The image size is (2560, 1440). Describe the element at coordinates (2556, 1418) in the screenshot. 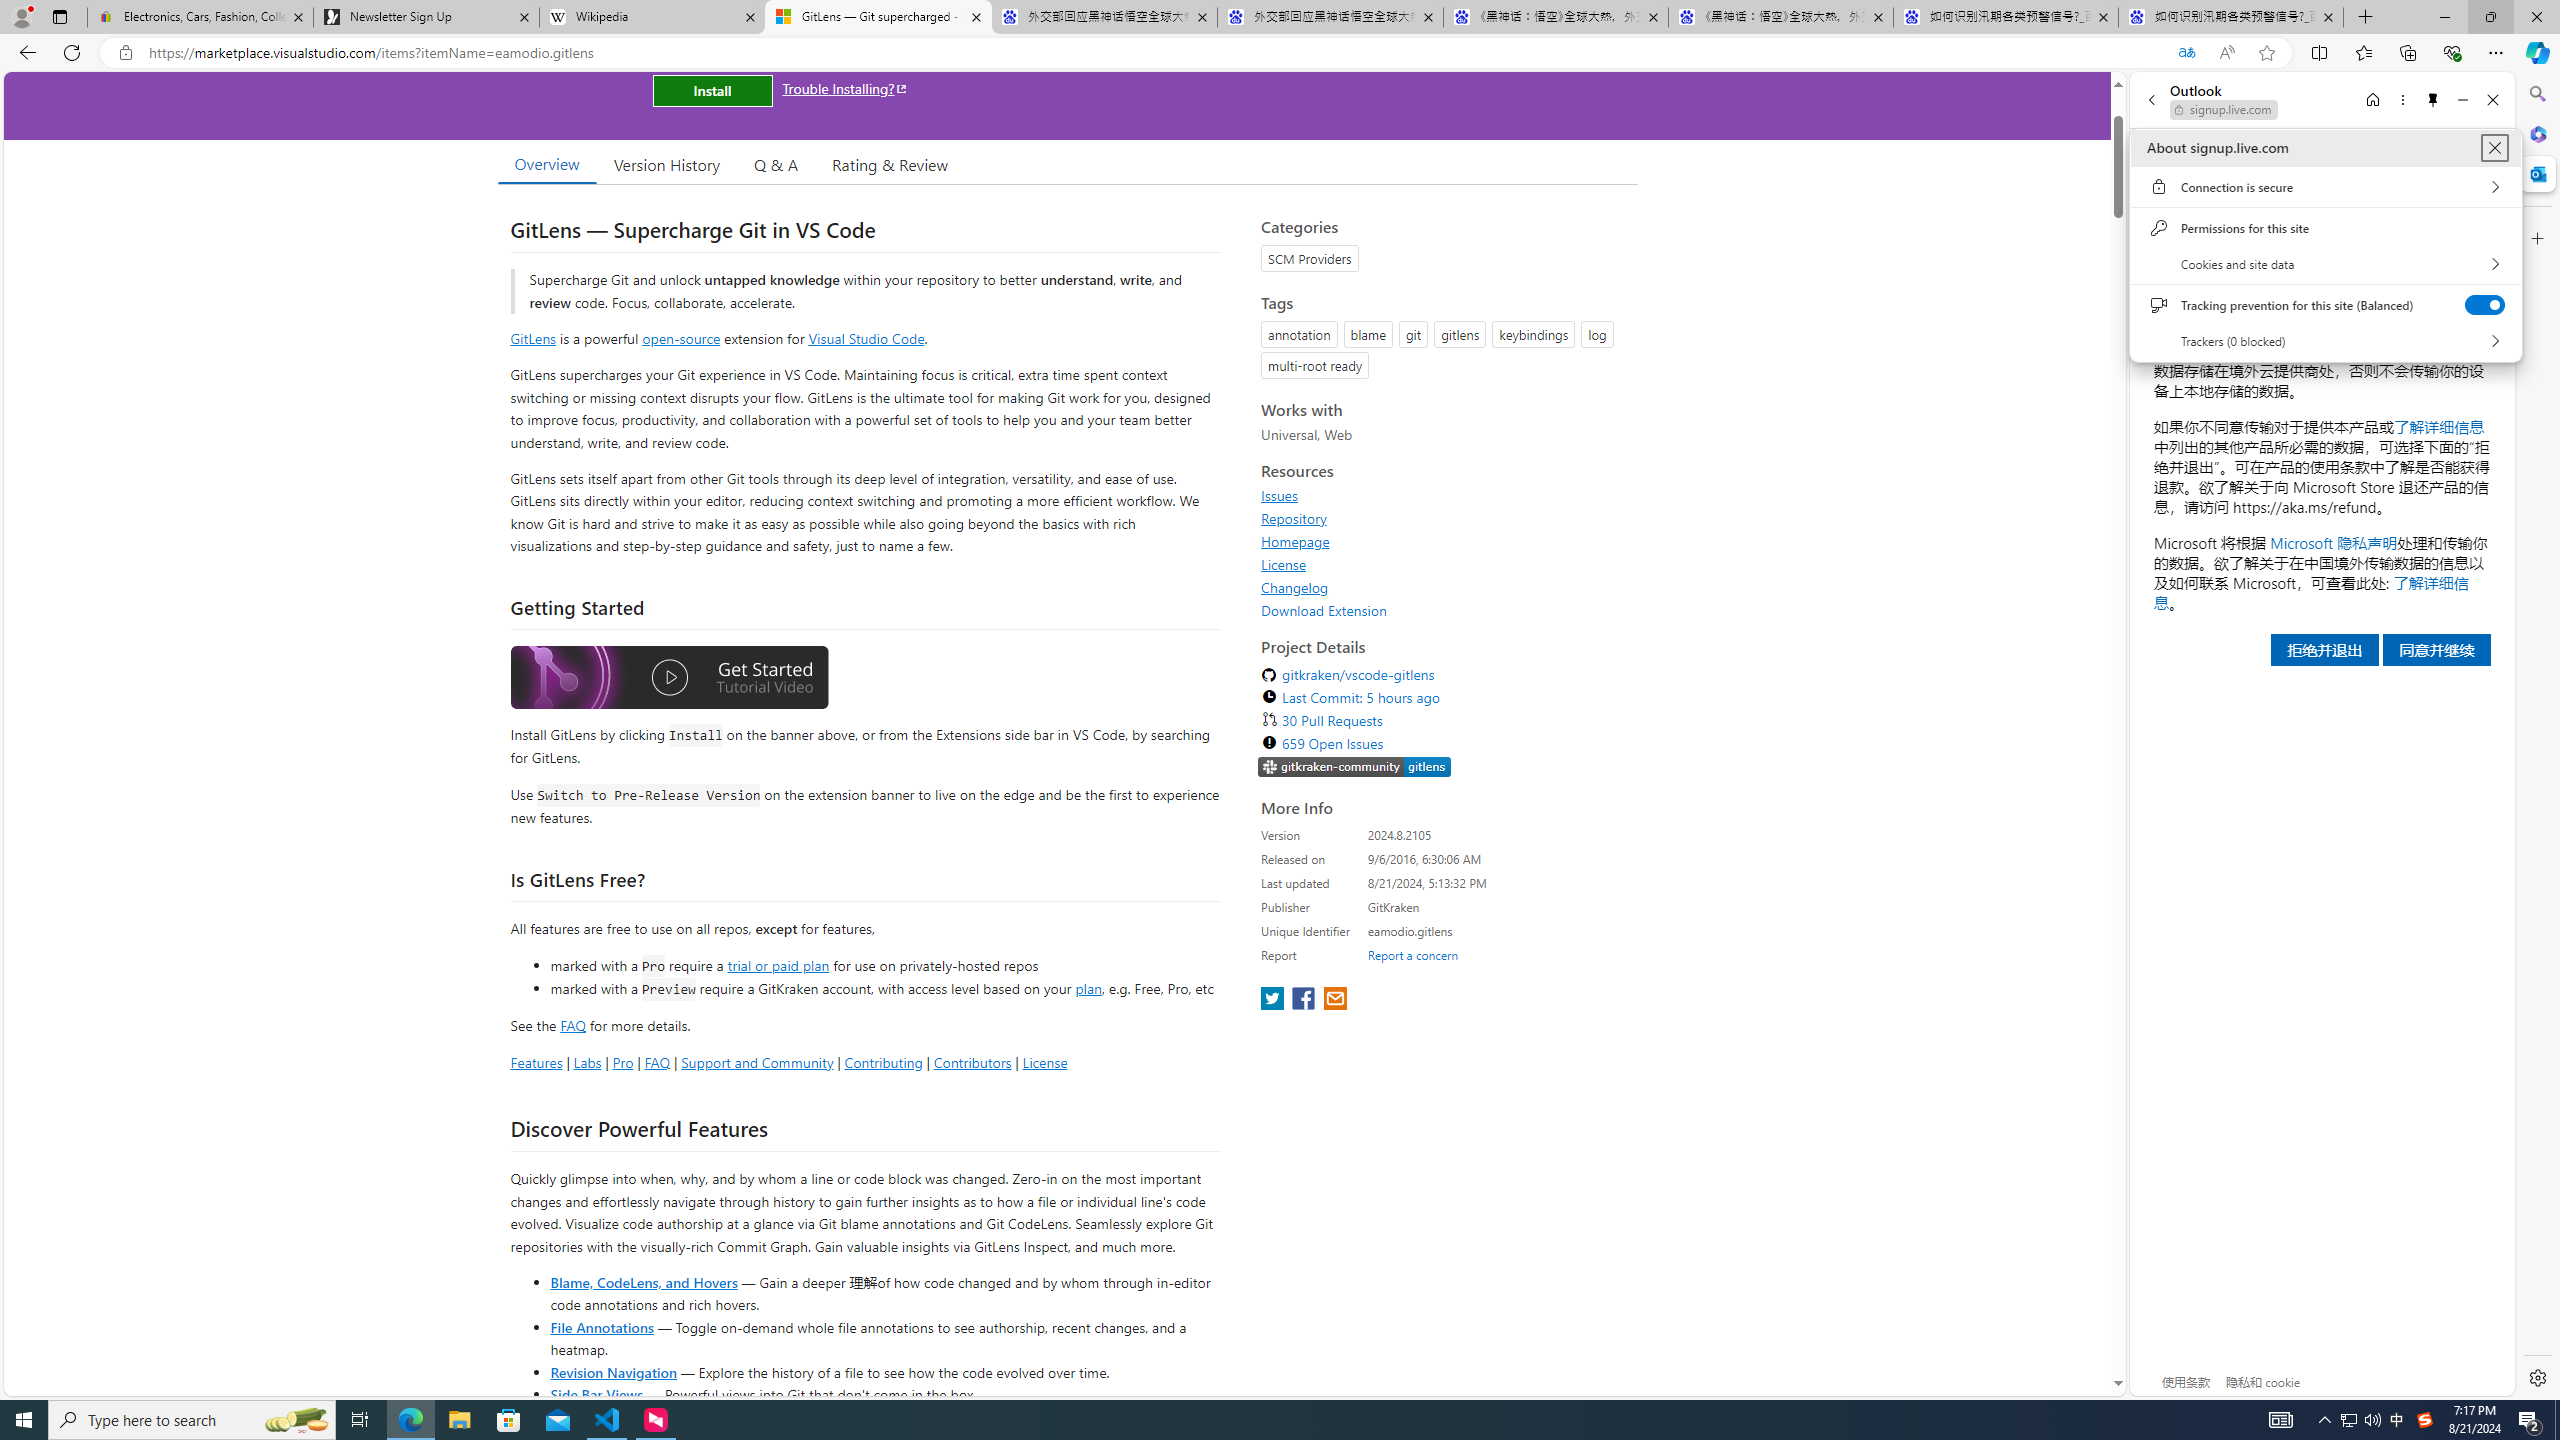

I see `'Show desktop'` at that location.